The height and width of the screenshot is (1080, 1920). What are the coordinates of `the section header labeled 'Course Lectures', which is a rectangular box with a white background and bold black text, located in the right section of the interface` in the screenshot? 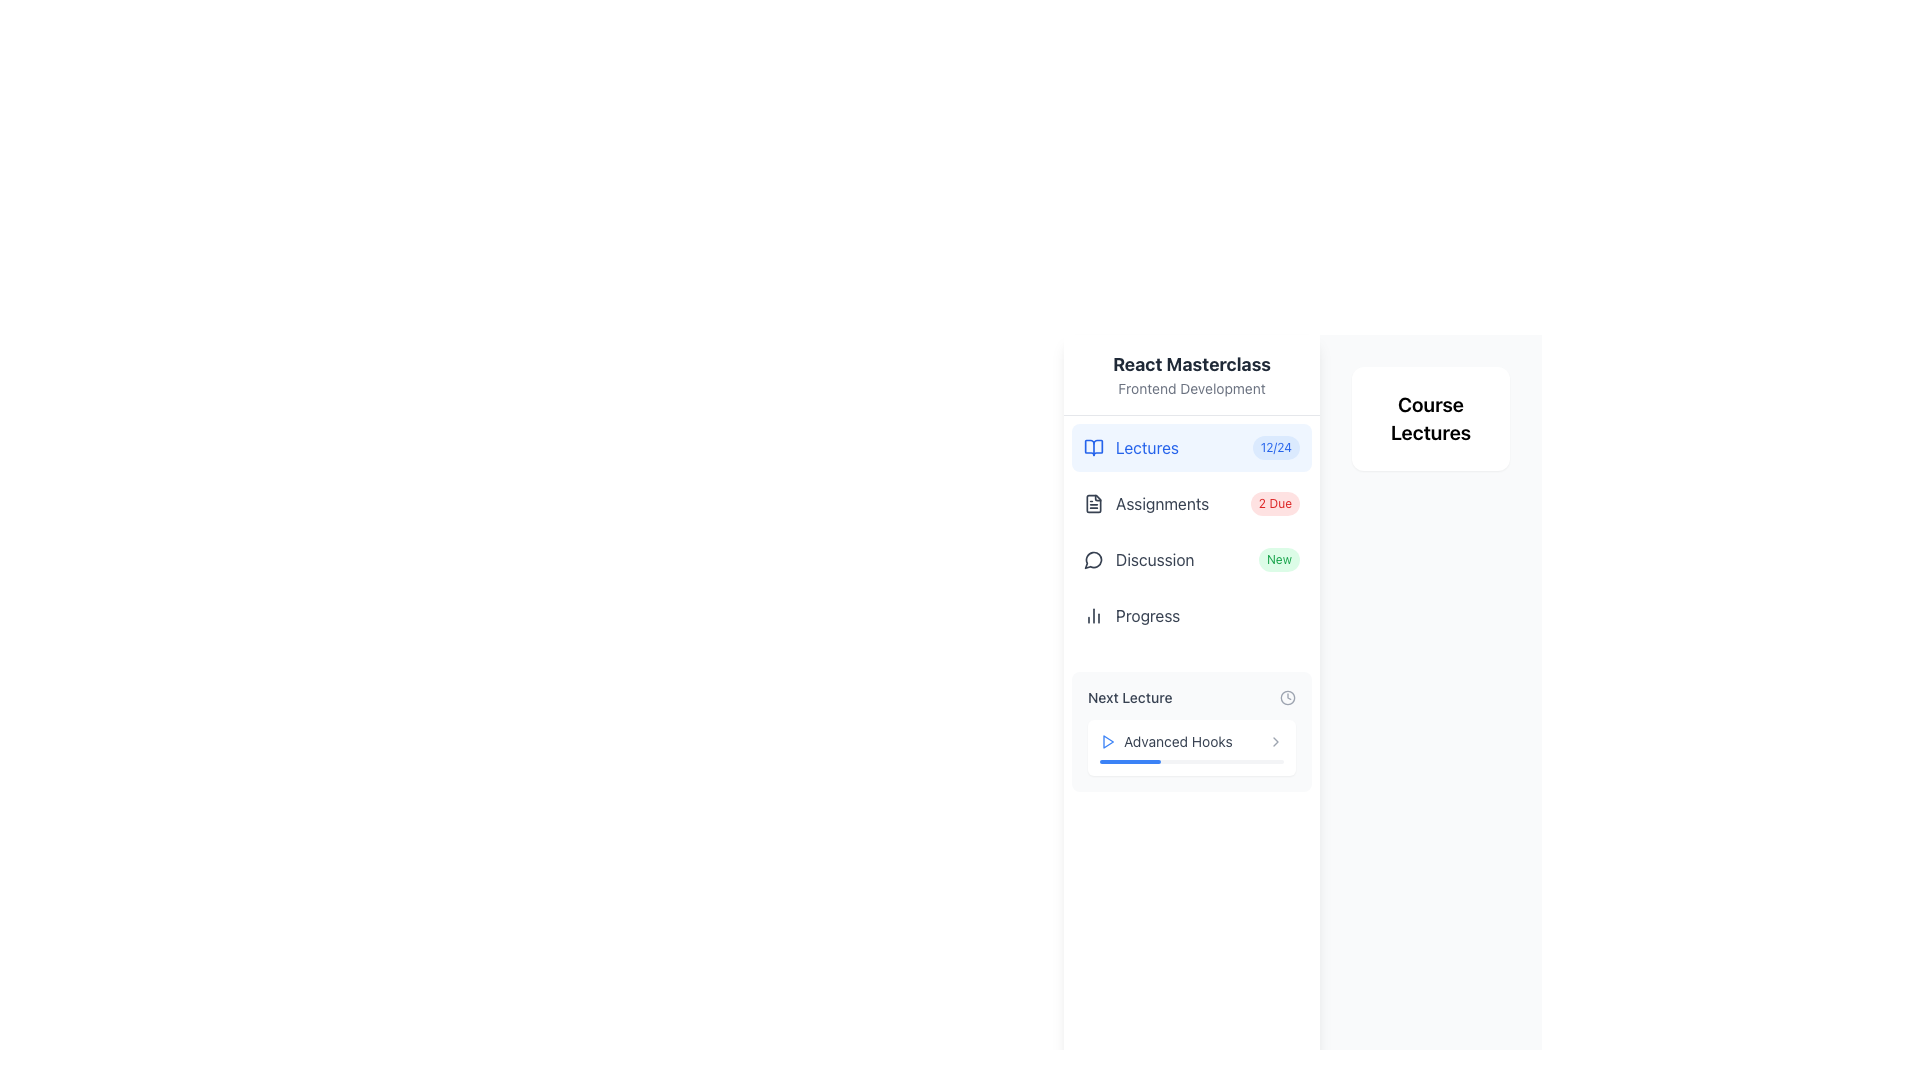 It's located at (1429, 418).